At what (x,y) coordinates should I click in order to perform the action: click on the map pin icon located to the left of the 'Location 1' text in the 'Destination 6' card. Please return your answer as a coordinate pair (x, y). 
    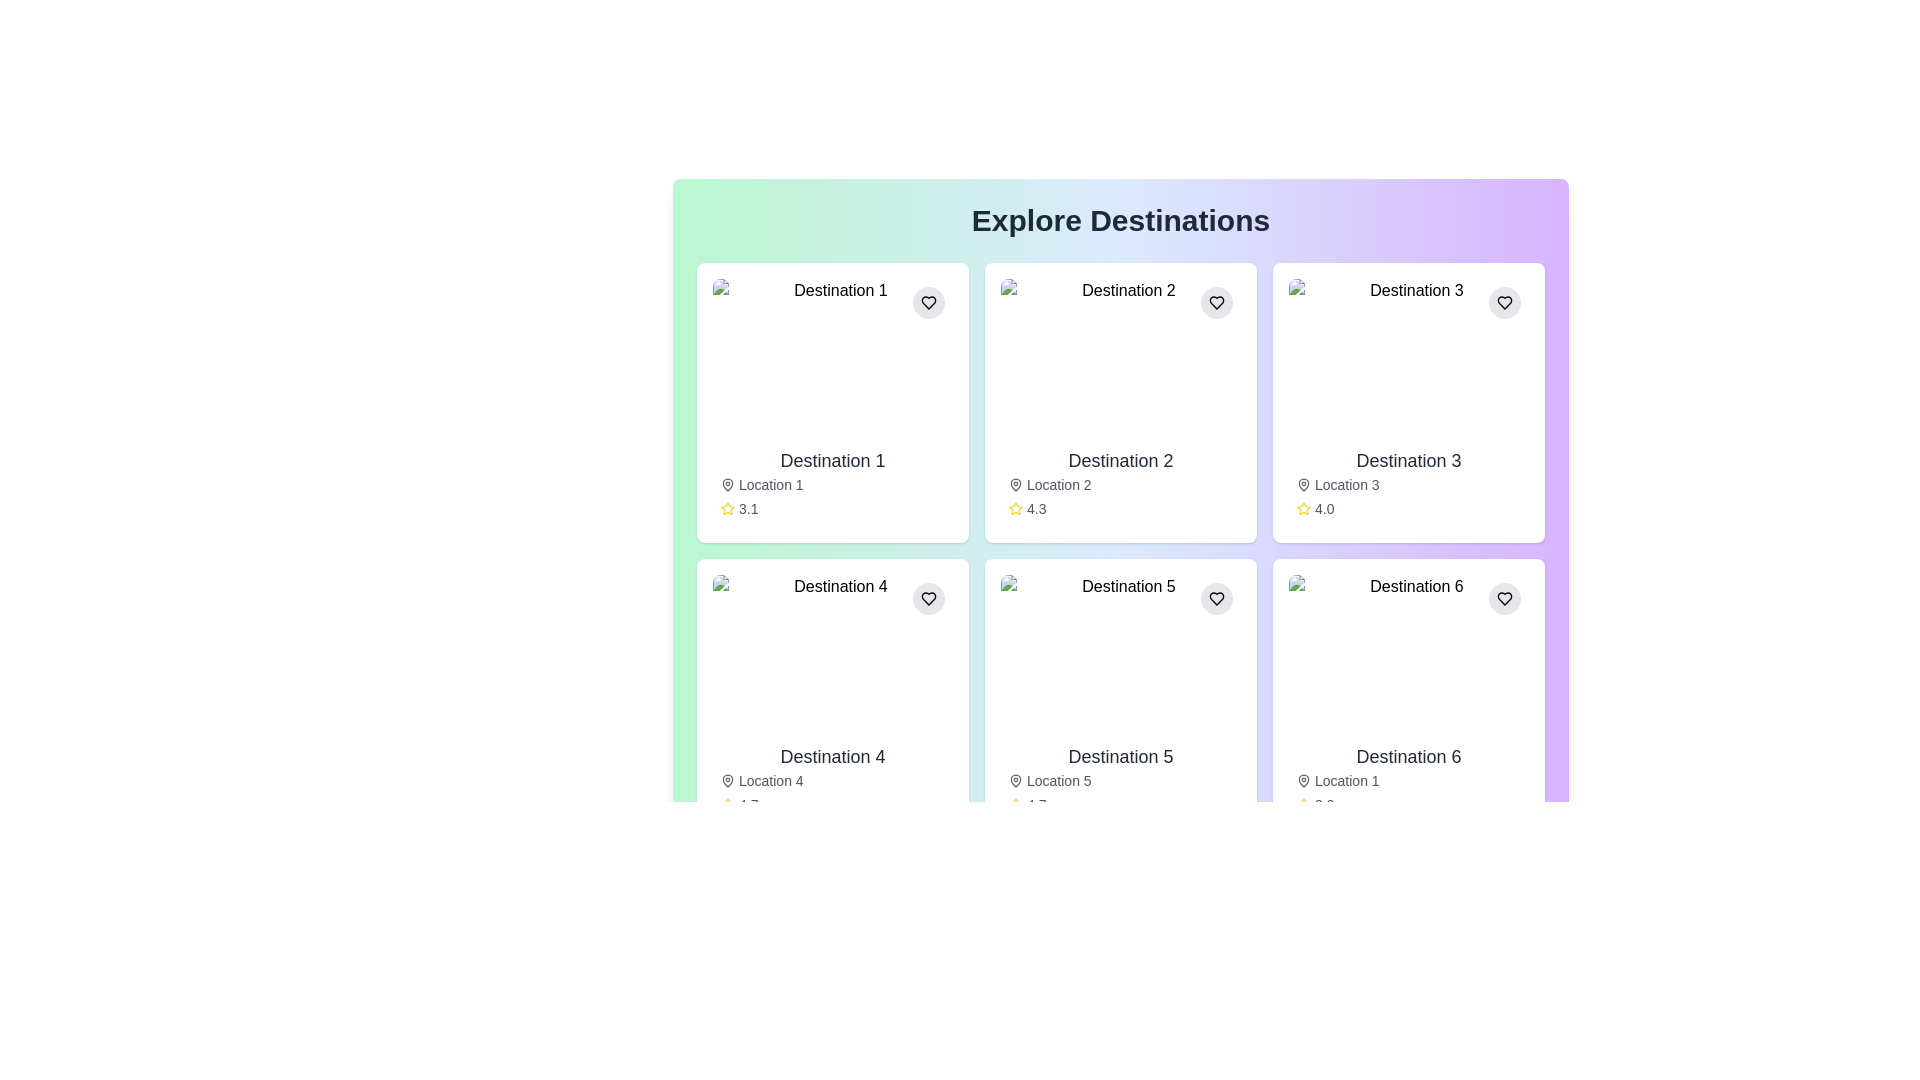
    Looking at the image, I should click on (1304, 779).